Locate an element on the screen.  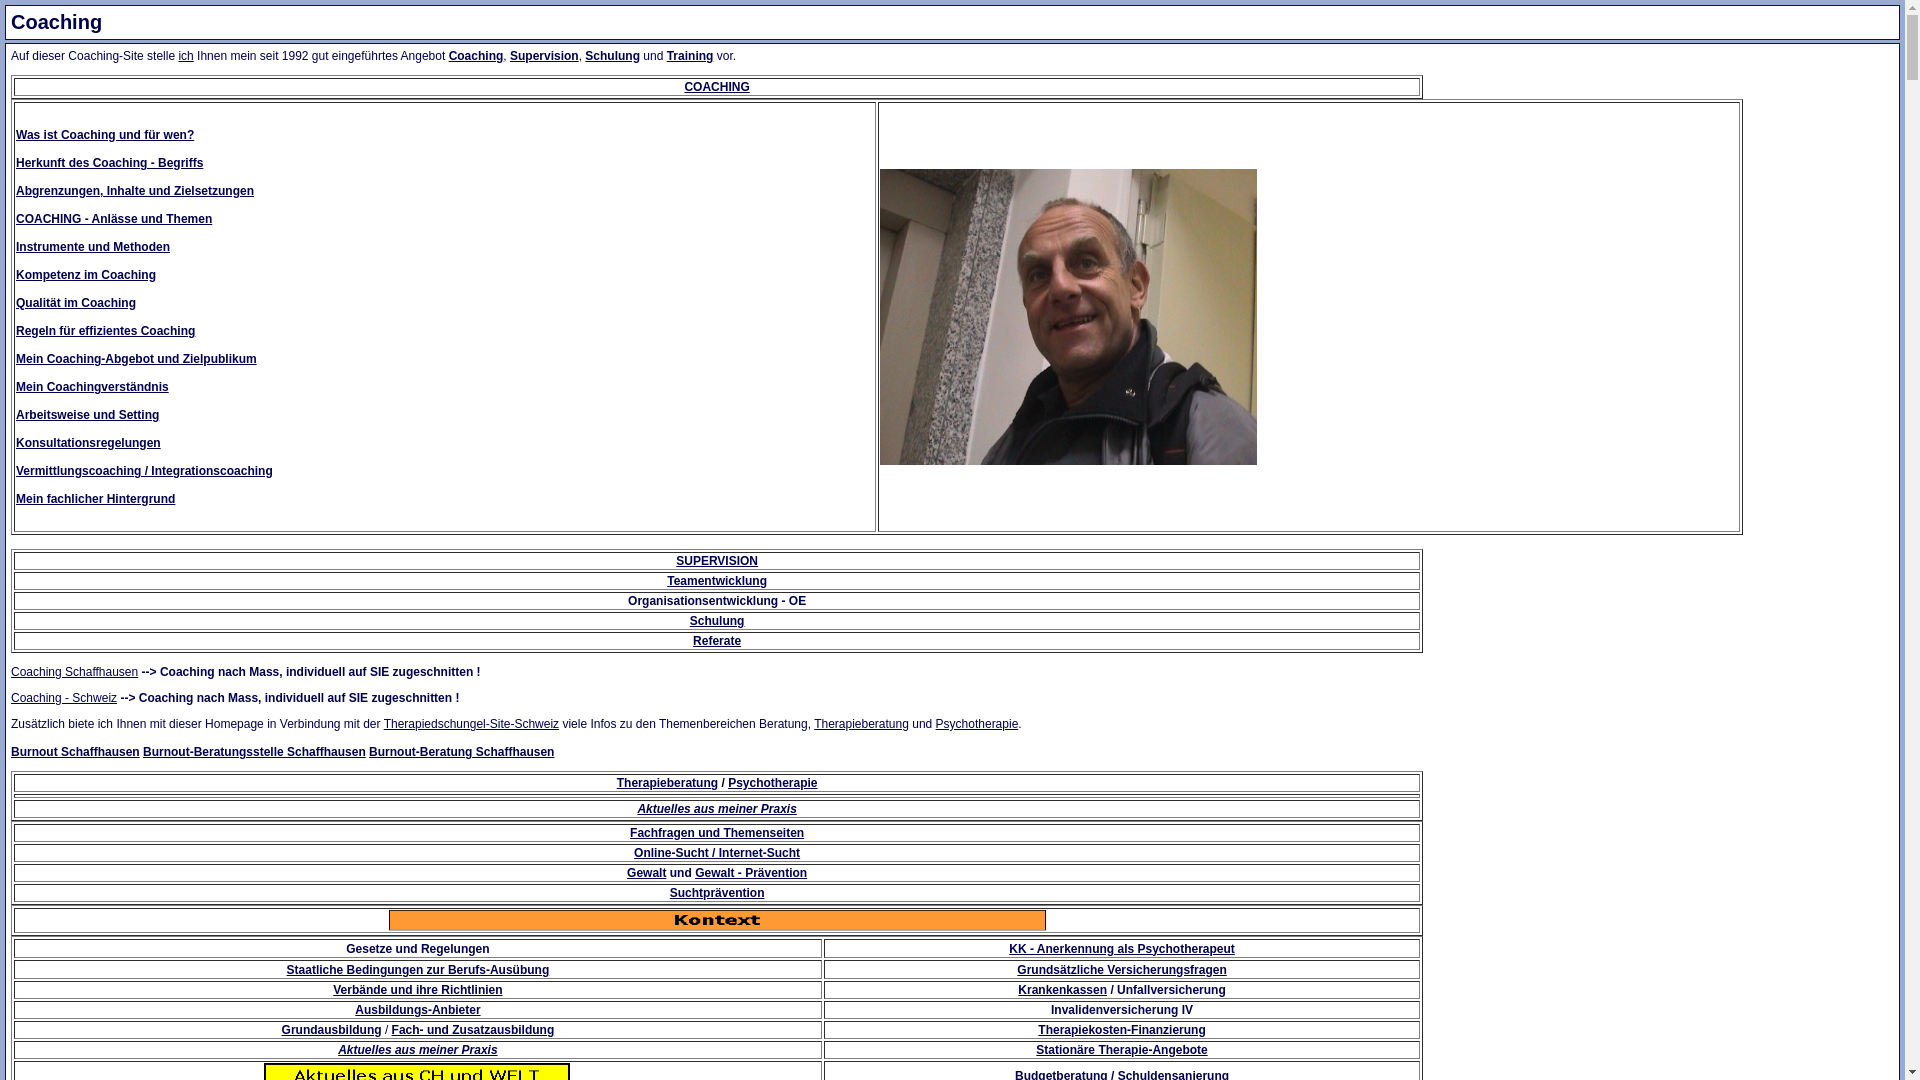
'Burnout Schaffhausen' is located at coordinates (75, 752).